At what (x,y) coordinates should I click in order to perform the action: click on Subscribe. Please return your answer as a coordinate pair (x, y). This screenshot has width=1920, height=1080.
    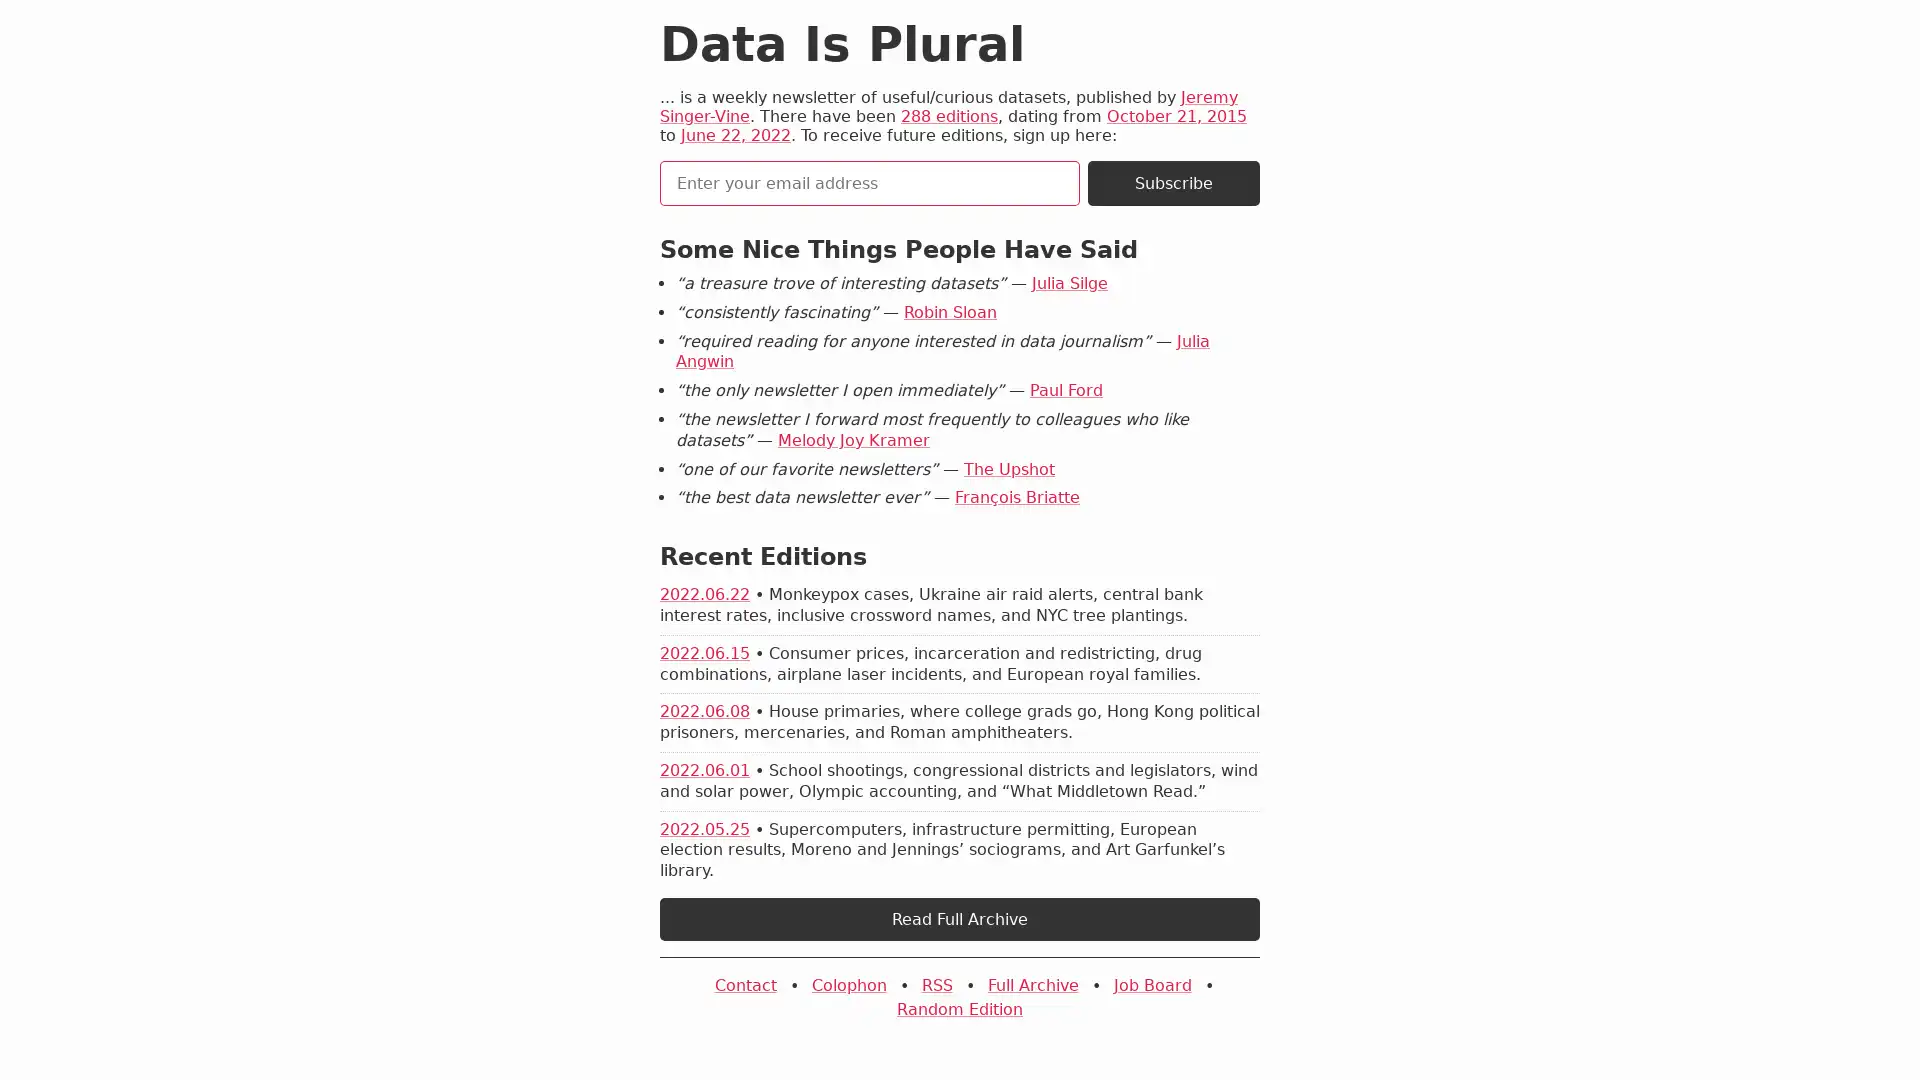
    Looking at the image, I should click on (1174, 183).